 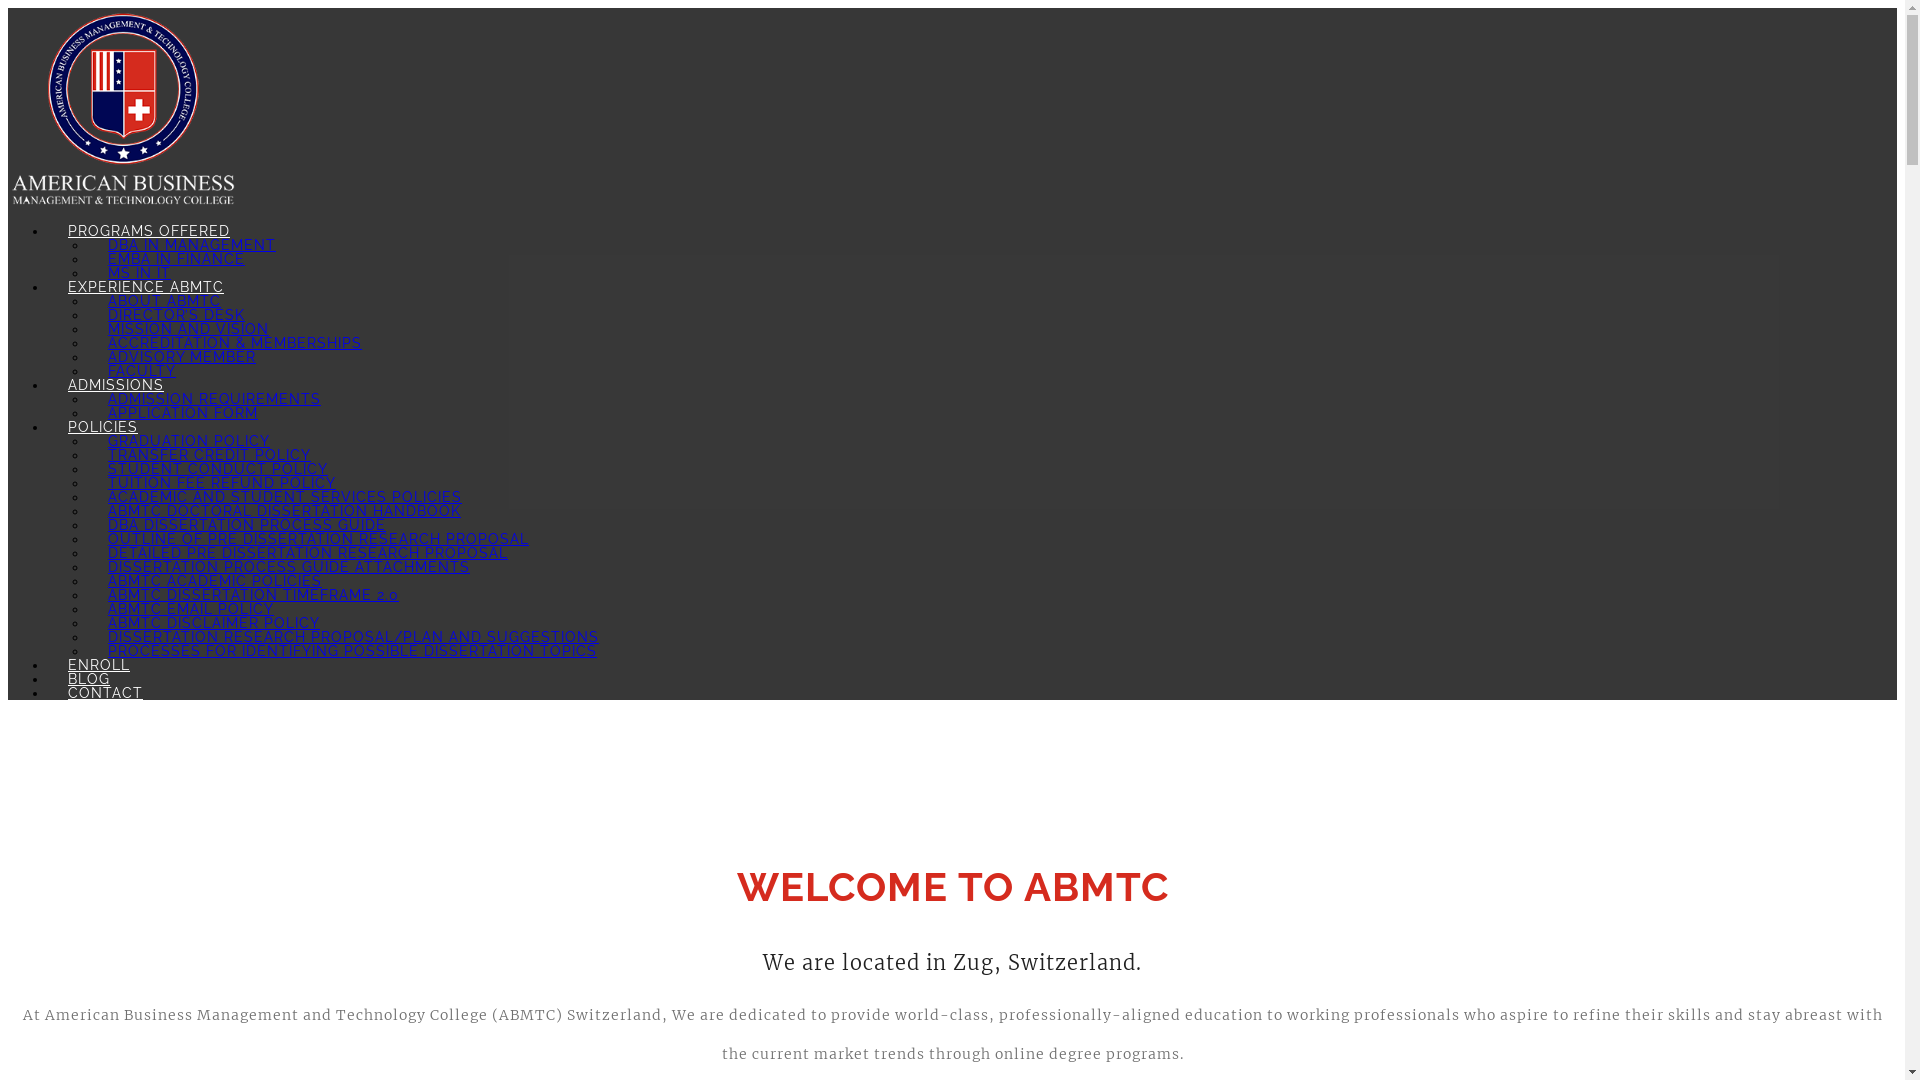 I want to click on 'DBA IN MANAGEMENT', so click(x=192, y=244).